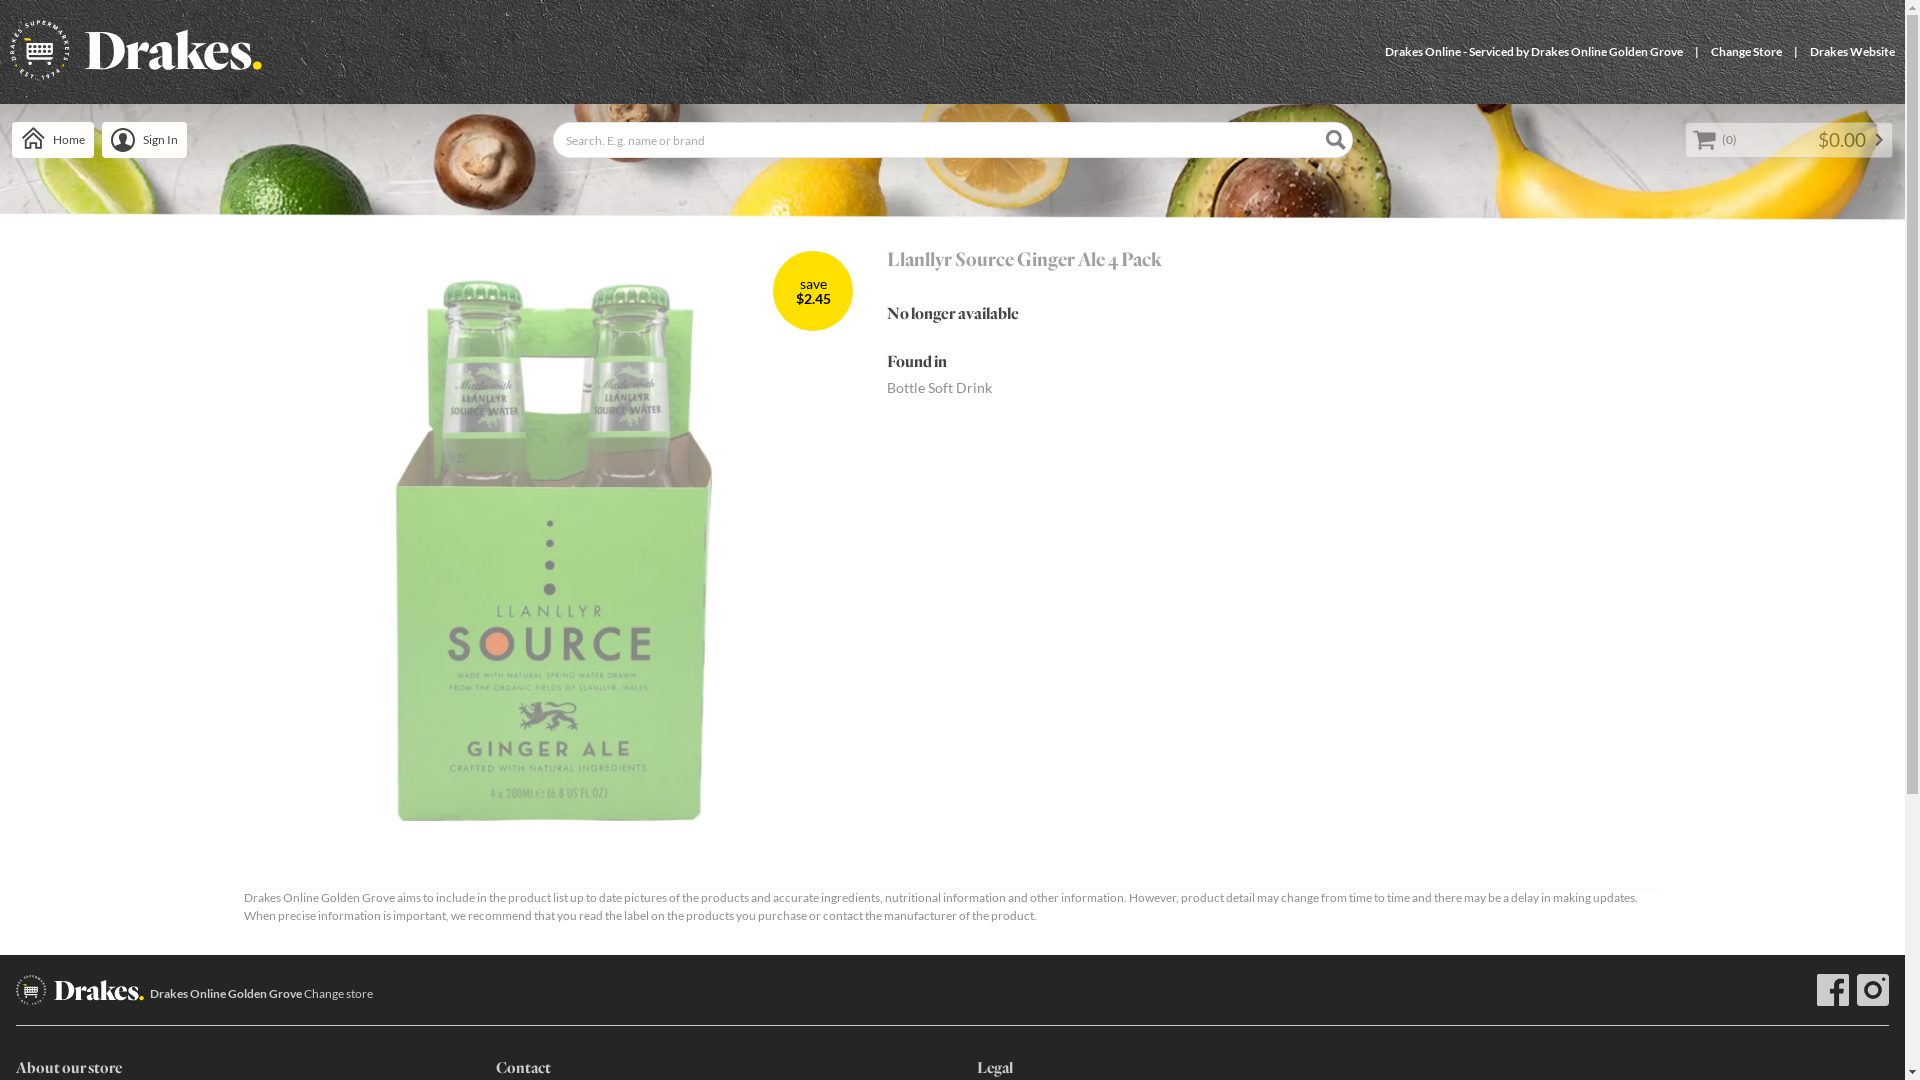  Describe the element at coordinates (52, 138) in the screenshot. I see `'Home'` at that location.